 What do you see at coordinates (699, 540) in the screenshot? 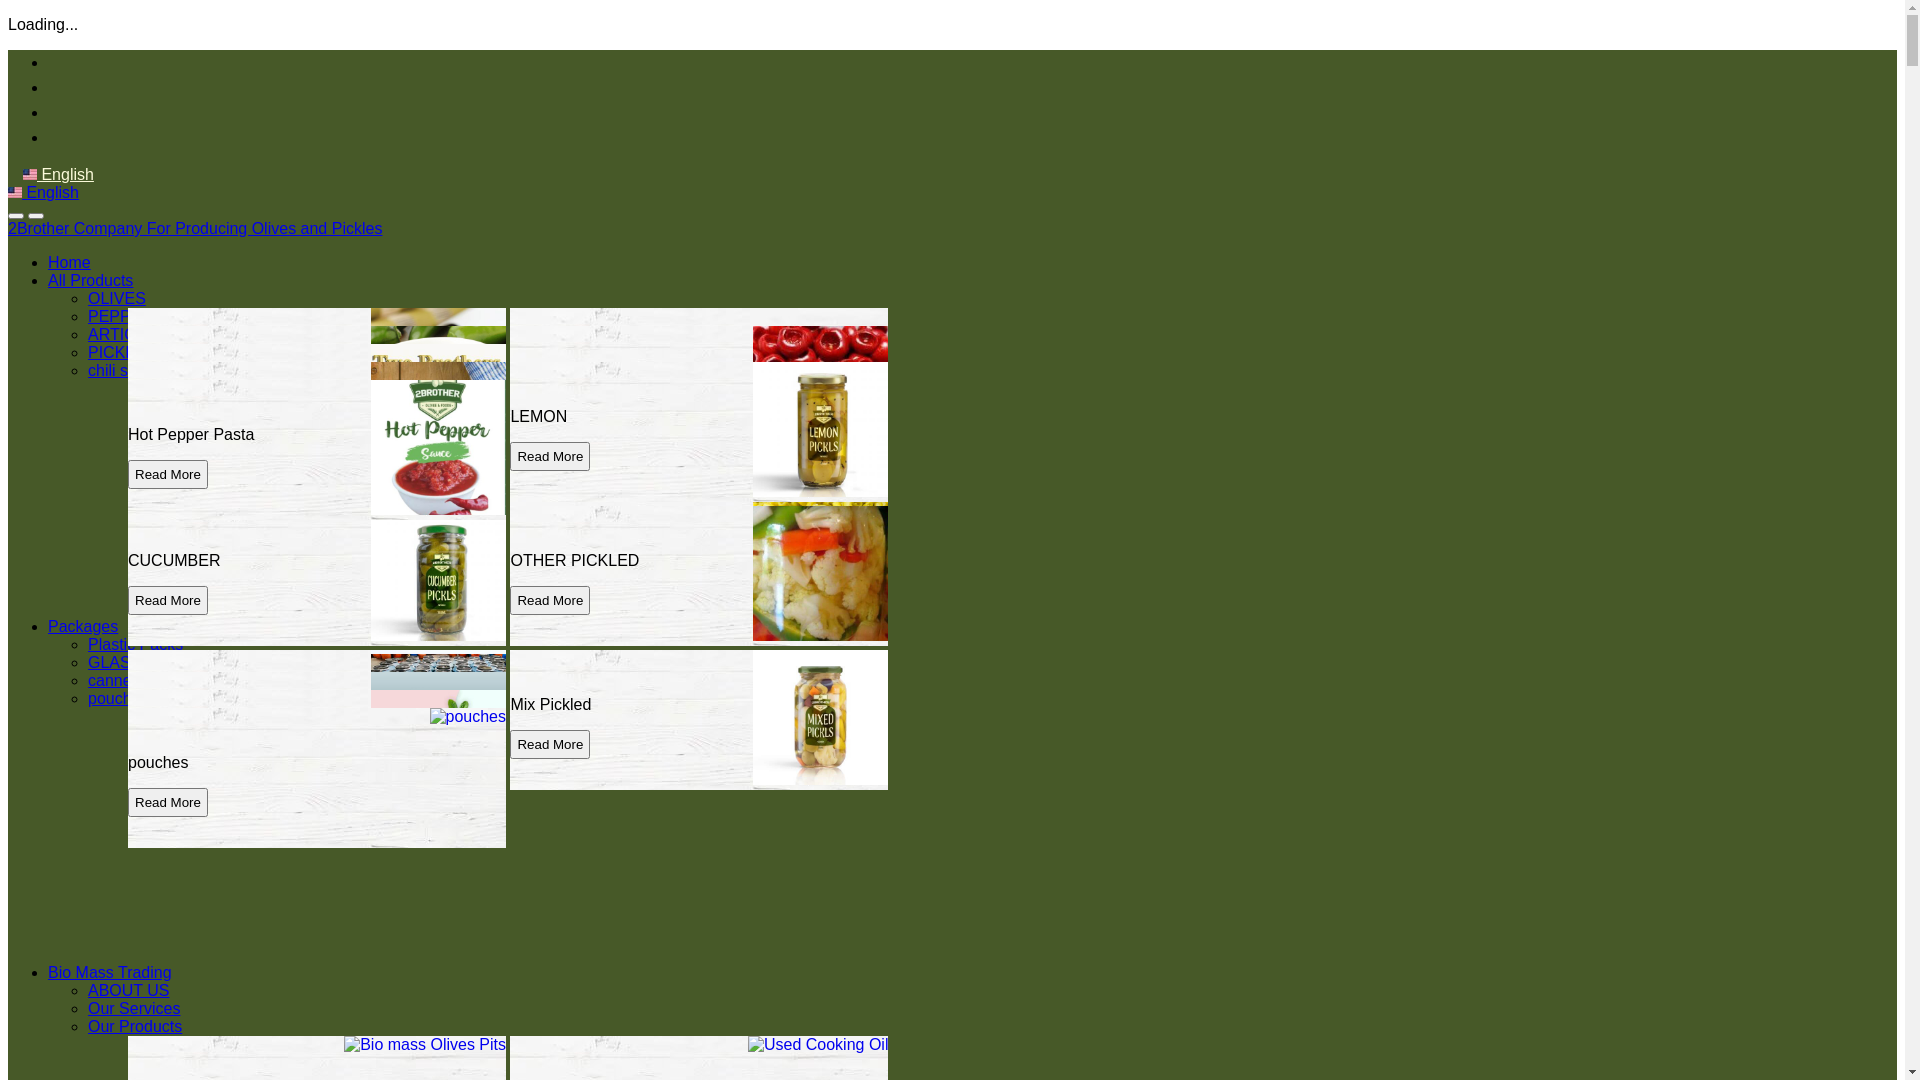
I see `'Lombardi Pepper` at bounding box center [699, 540].